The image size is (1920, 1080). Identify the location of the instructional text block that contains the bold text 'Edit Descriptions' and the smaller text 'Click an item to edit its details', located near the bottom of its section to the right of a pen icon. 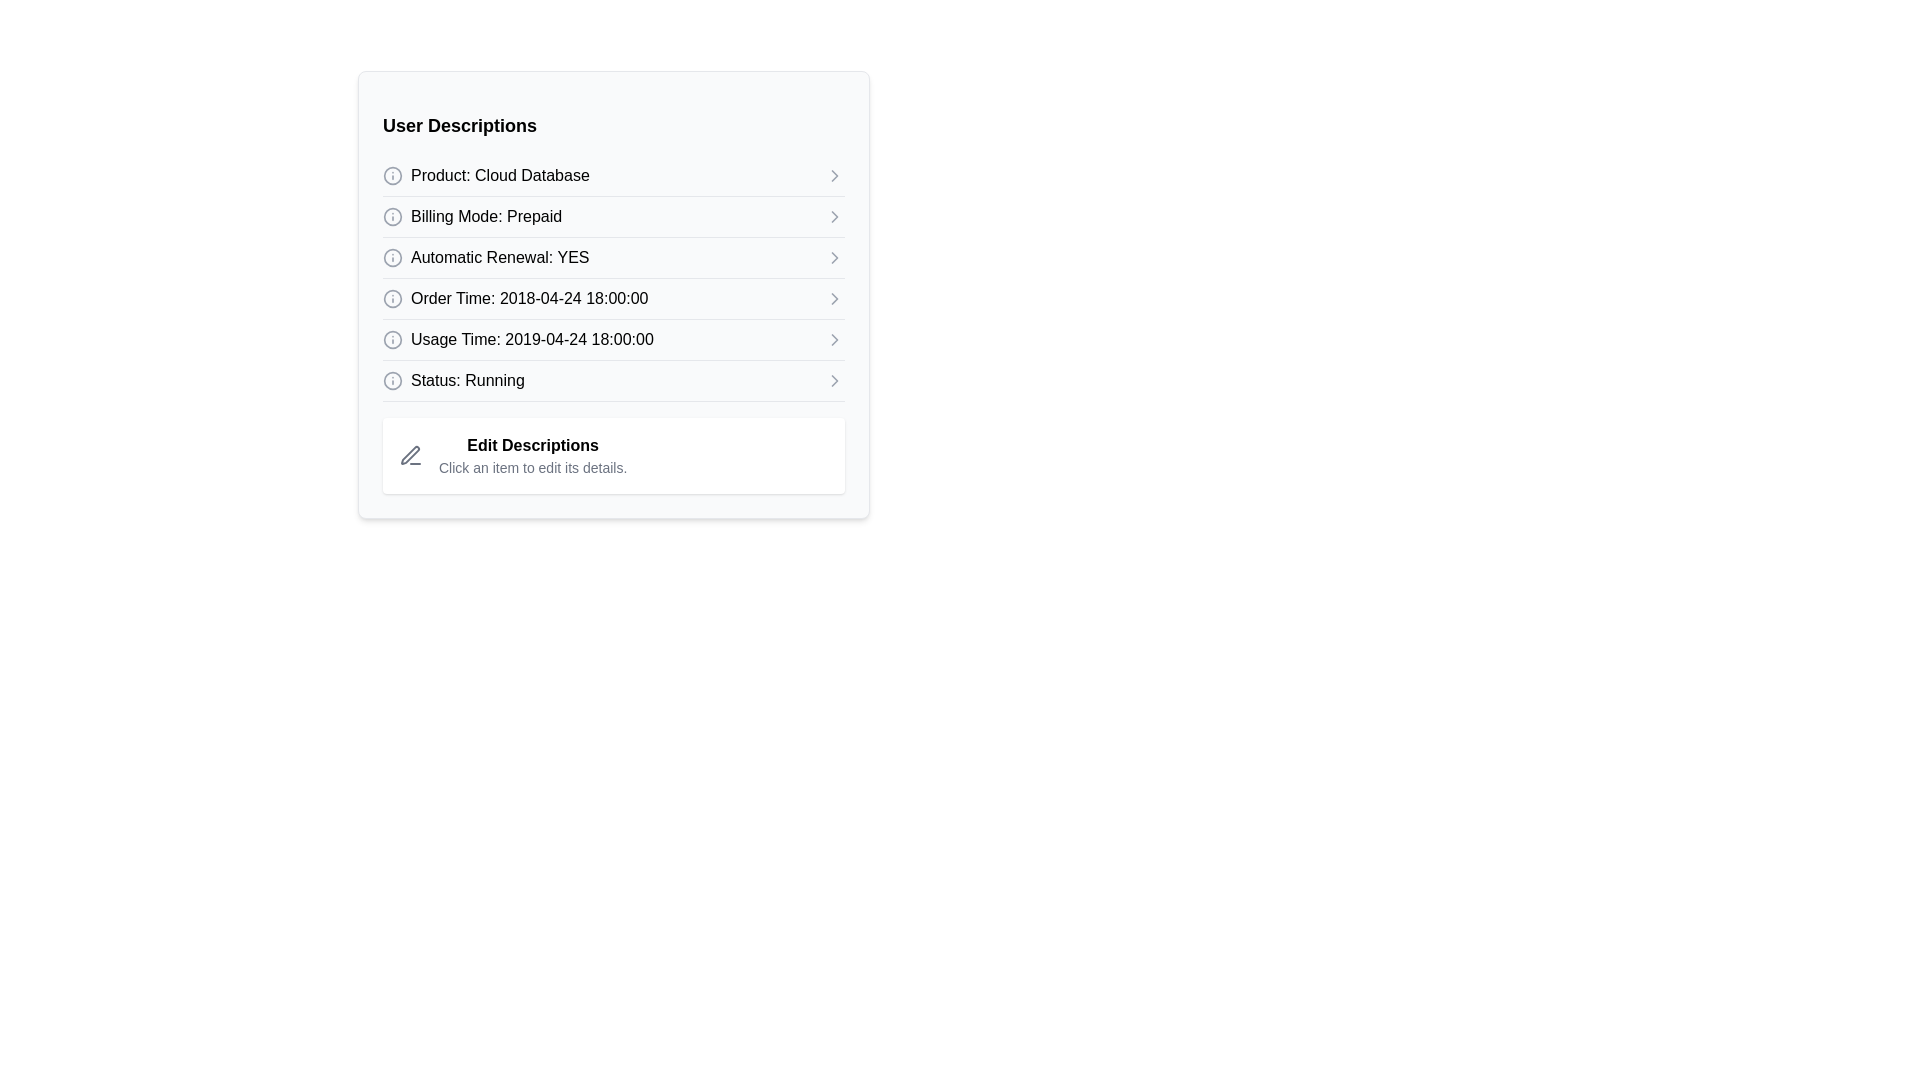
(533, 455).